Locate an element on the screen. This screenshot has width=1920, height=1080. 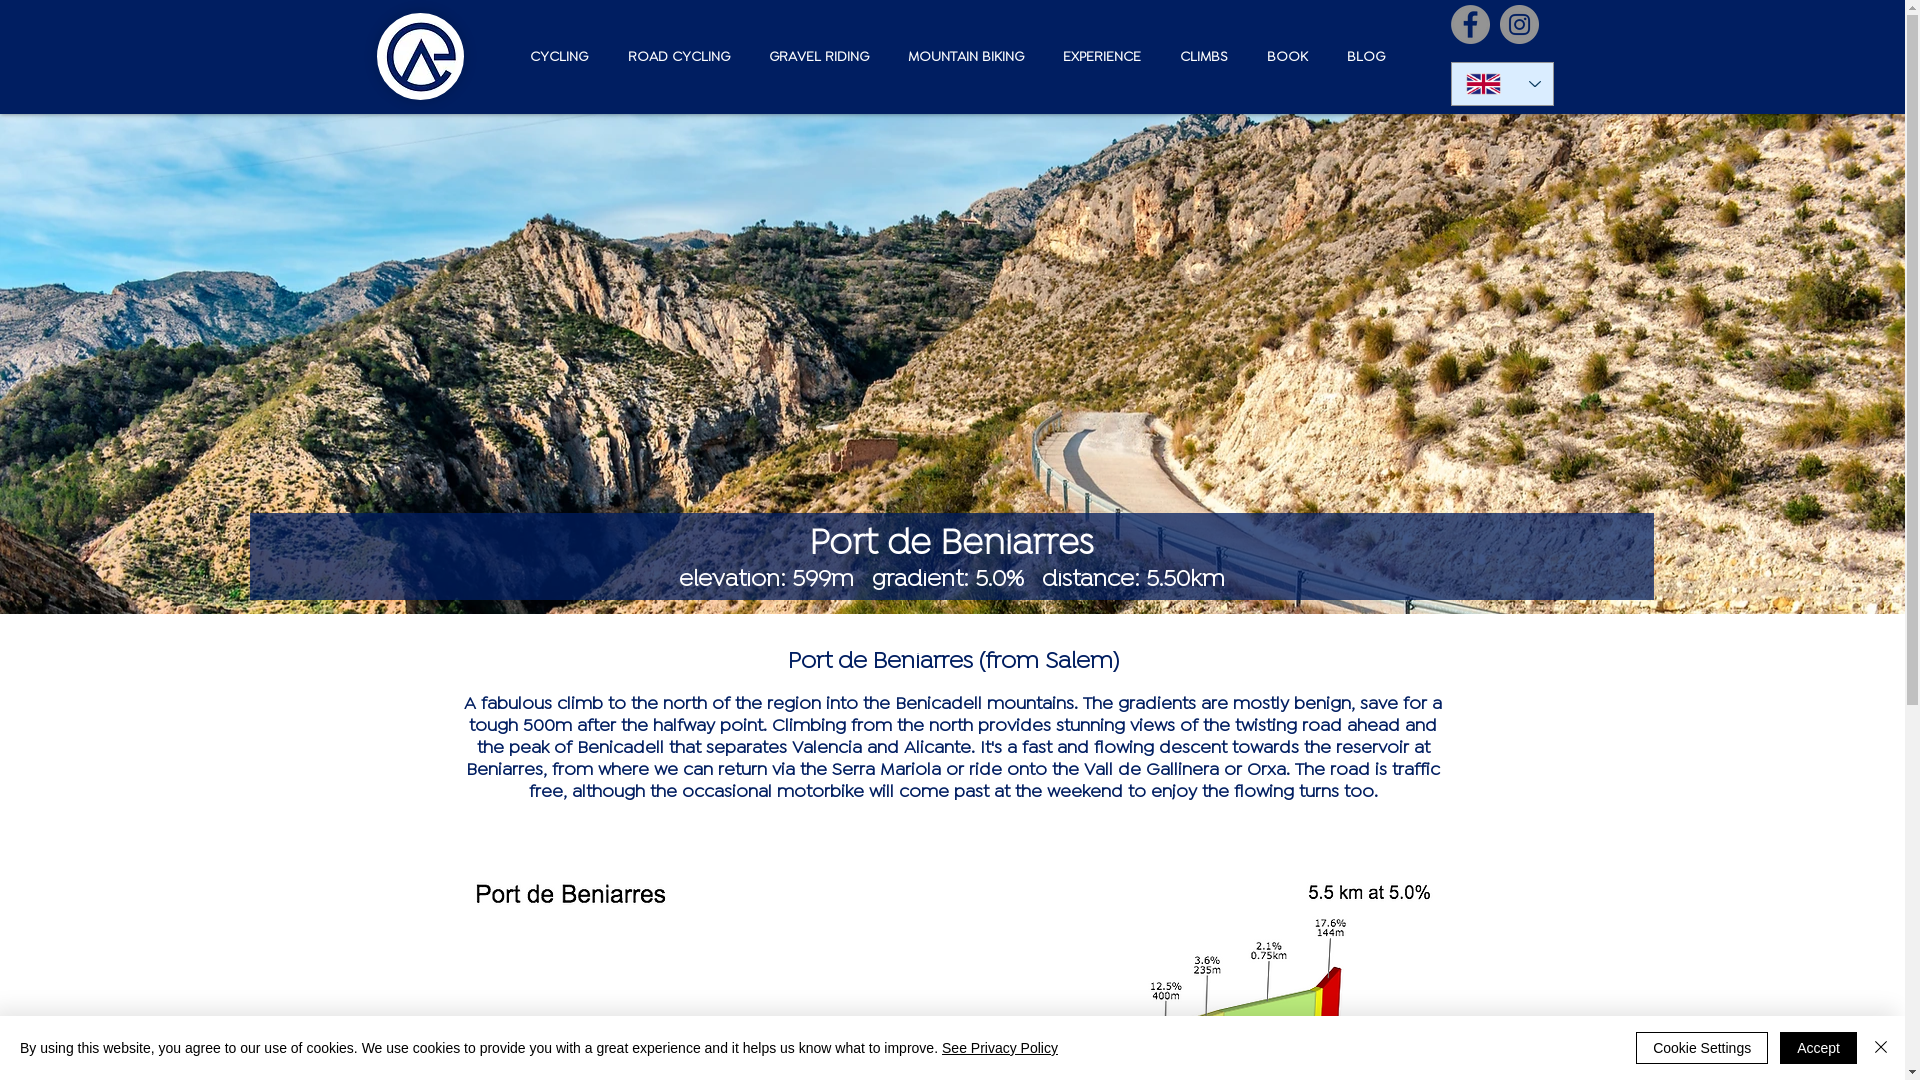
'CYCLING' is located at coordinates (552, 56).